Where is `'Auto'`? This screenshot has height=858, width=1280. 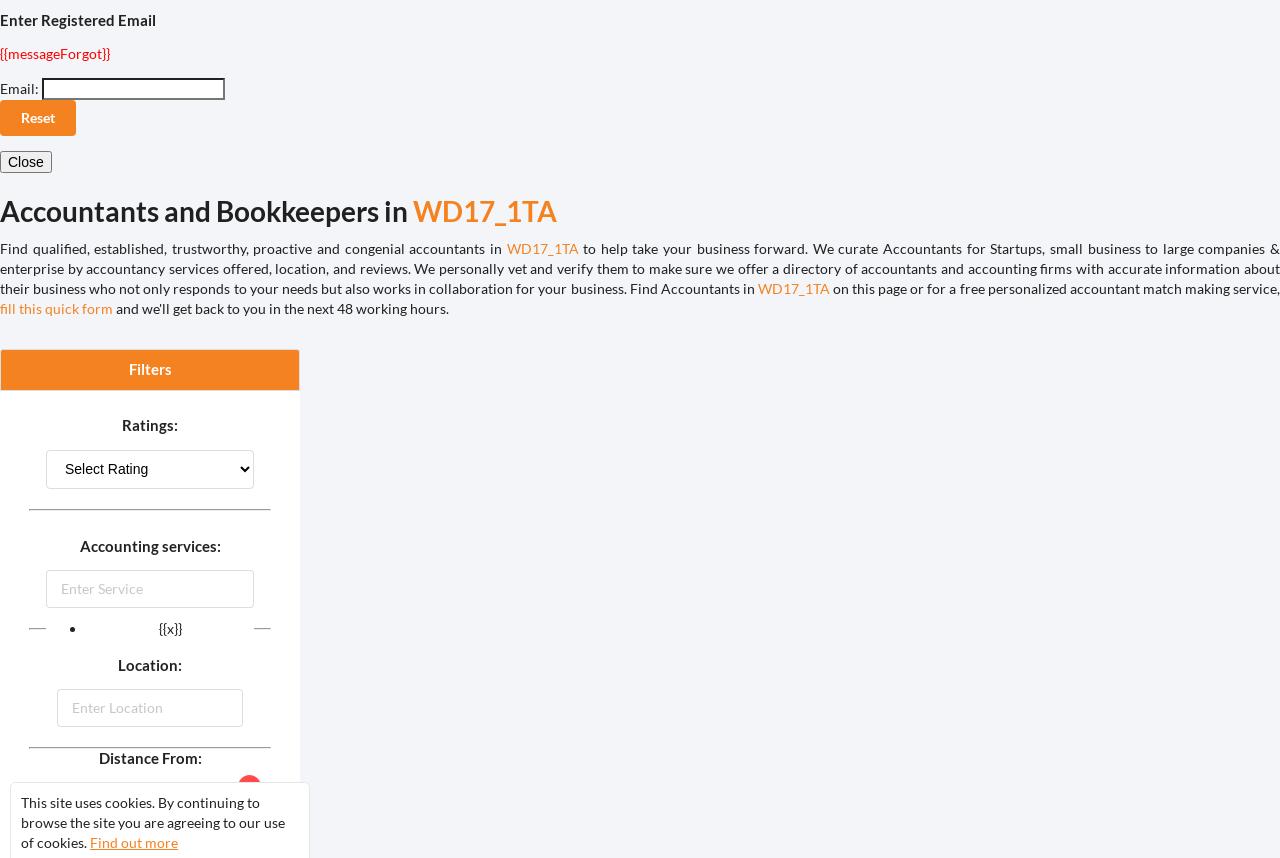 'Auto' is located at coordinates (154, 820).